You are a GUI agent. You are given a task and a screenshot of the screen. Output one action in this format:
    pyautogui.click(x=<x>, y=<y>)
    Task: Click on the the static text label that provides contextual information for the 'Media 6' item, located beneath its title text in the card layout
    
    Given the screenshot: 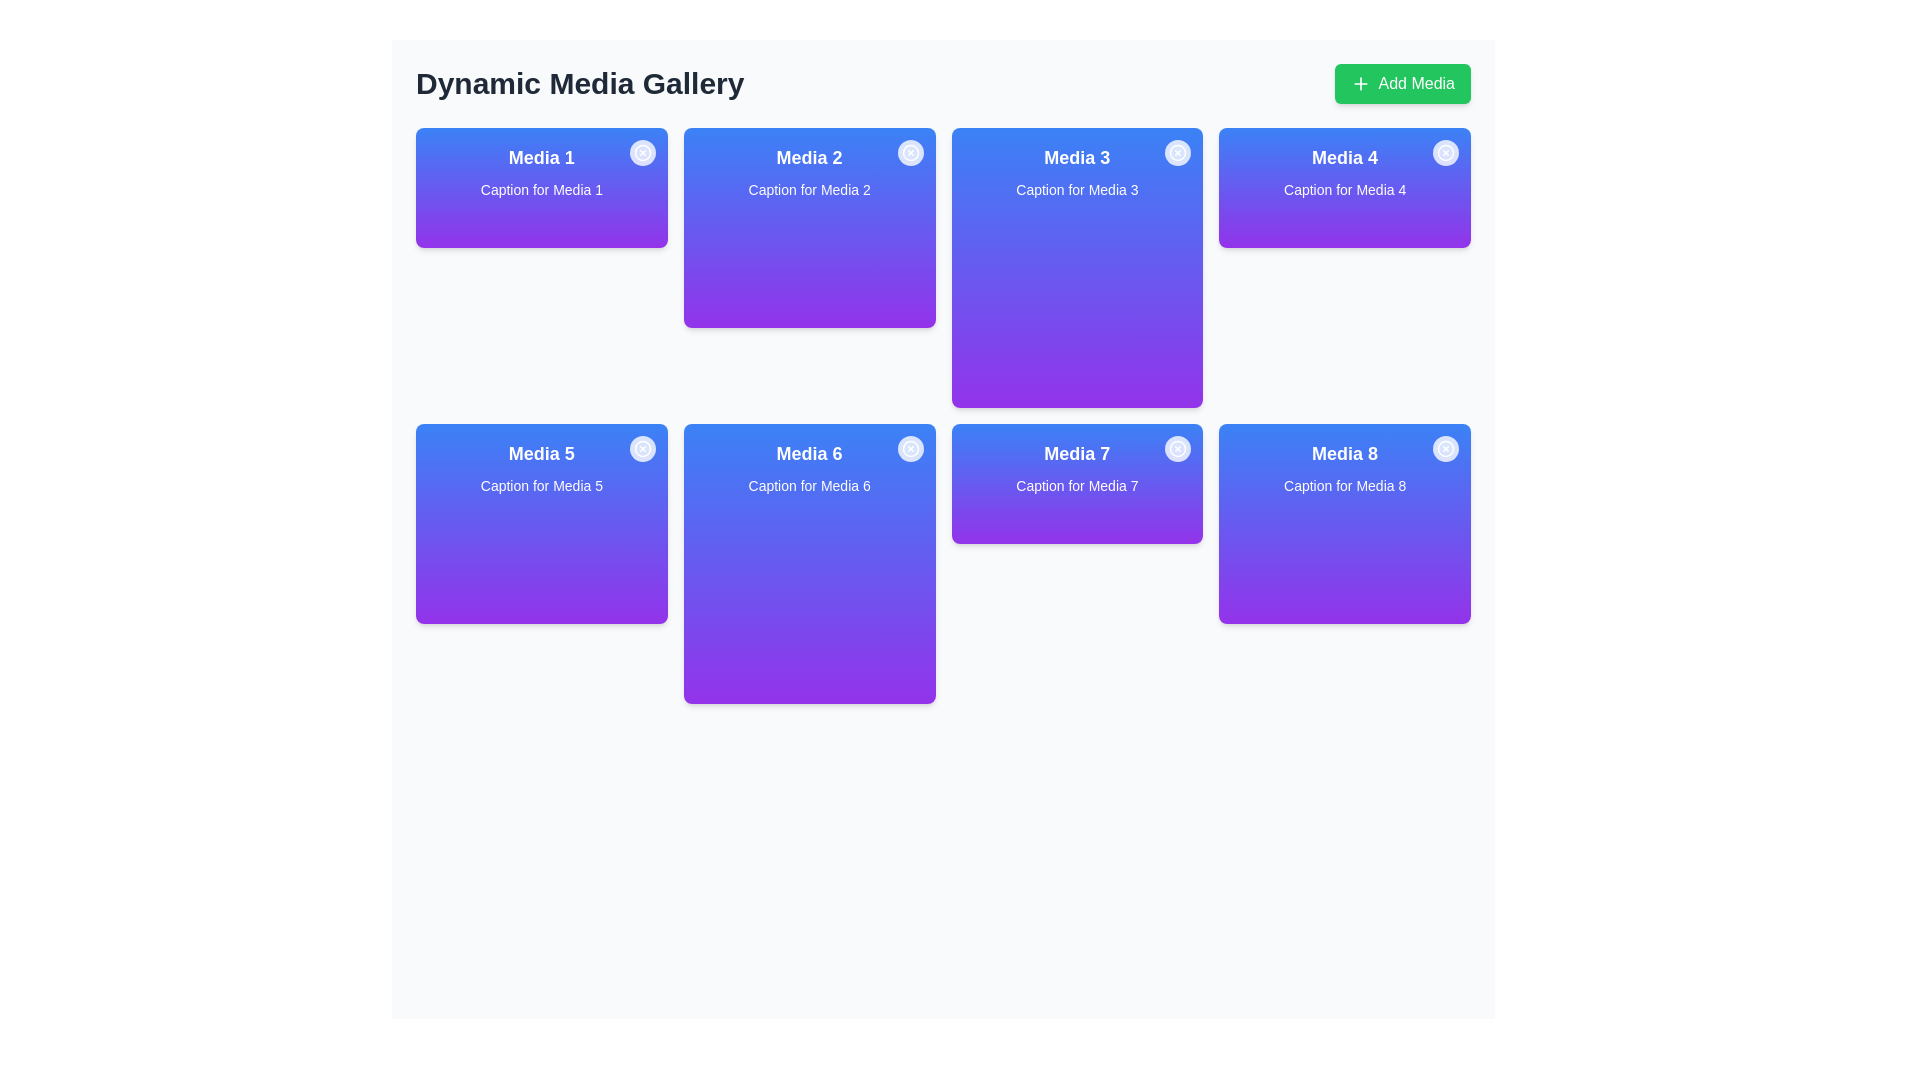 What is the action you would take?
    pyautogui.click(x=809, y=486)
    